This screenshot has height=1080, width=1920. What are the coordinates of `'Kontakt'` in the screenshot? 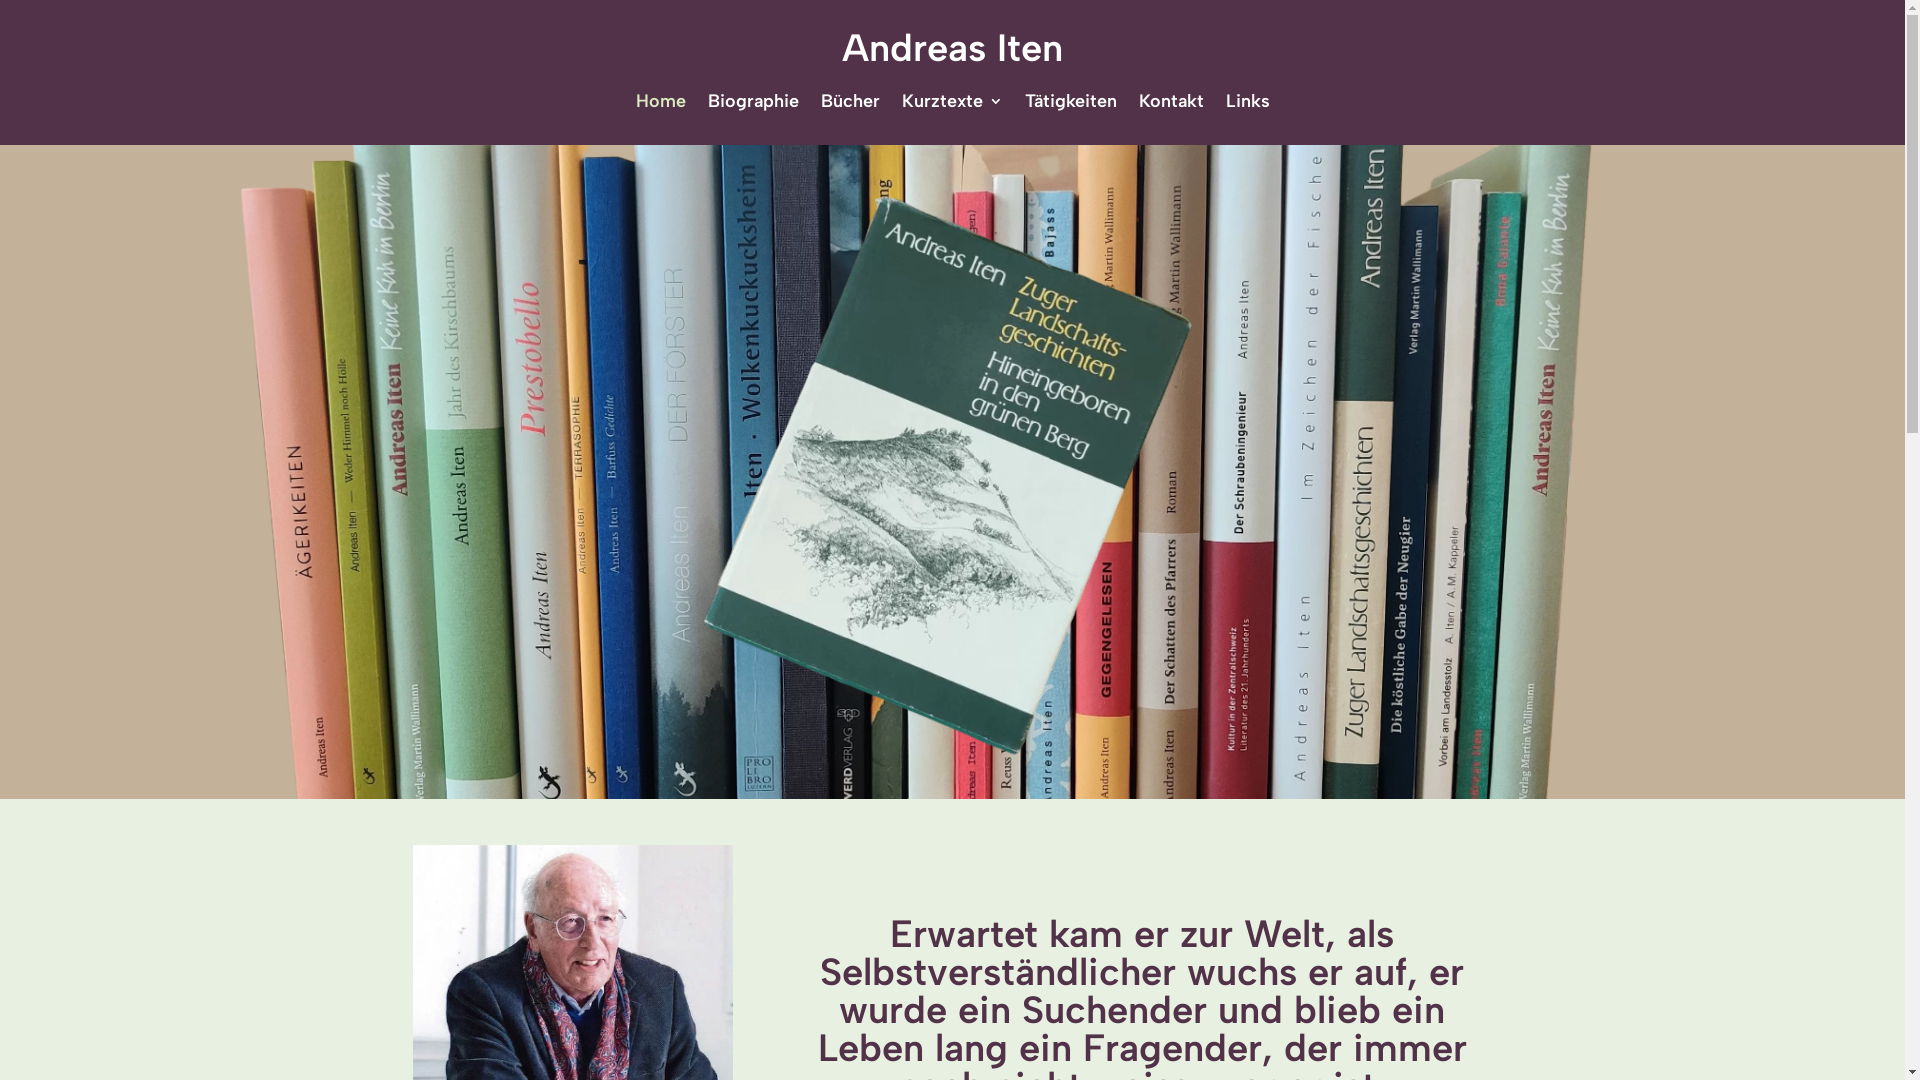 It's located at (1137, 104).